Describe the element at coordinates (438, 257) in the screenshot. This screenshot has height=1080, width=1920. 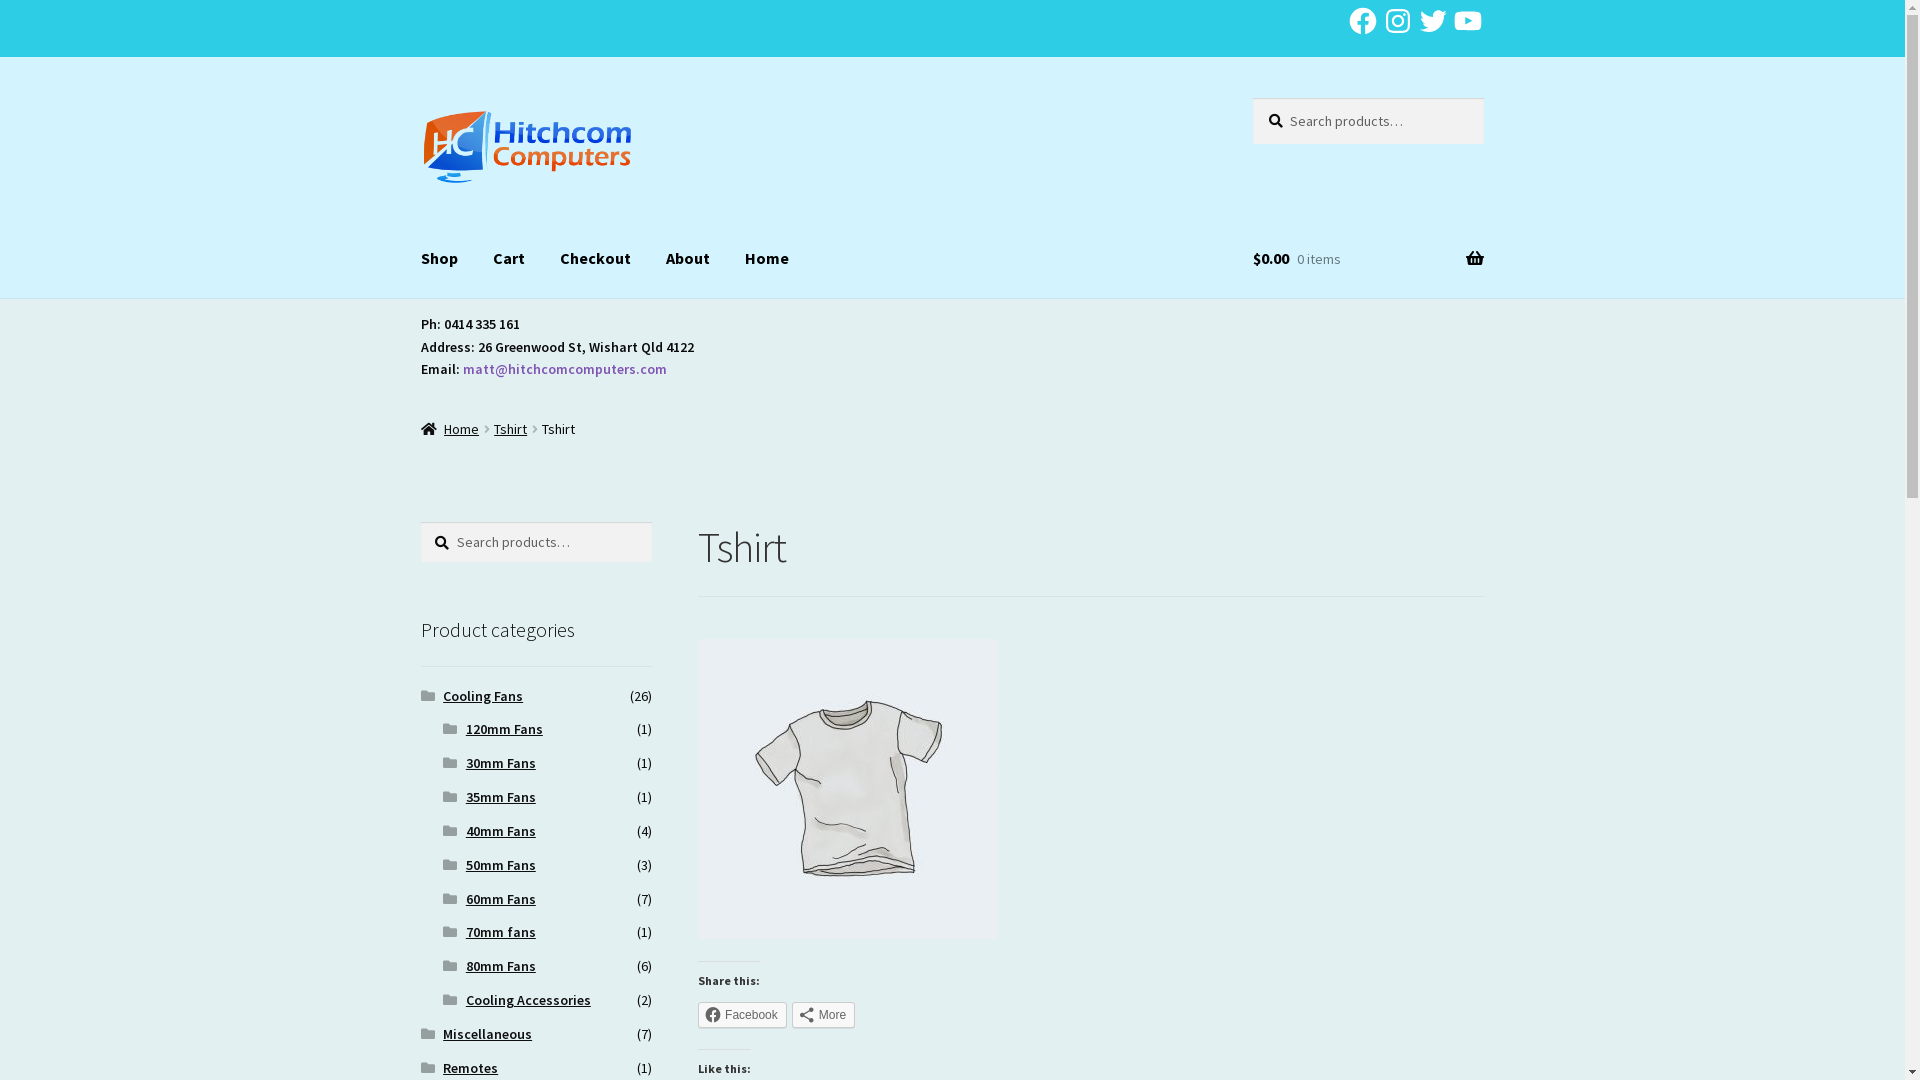
I see `'Shop'` at that location.